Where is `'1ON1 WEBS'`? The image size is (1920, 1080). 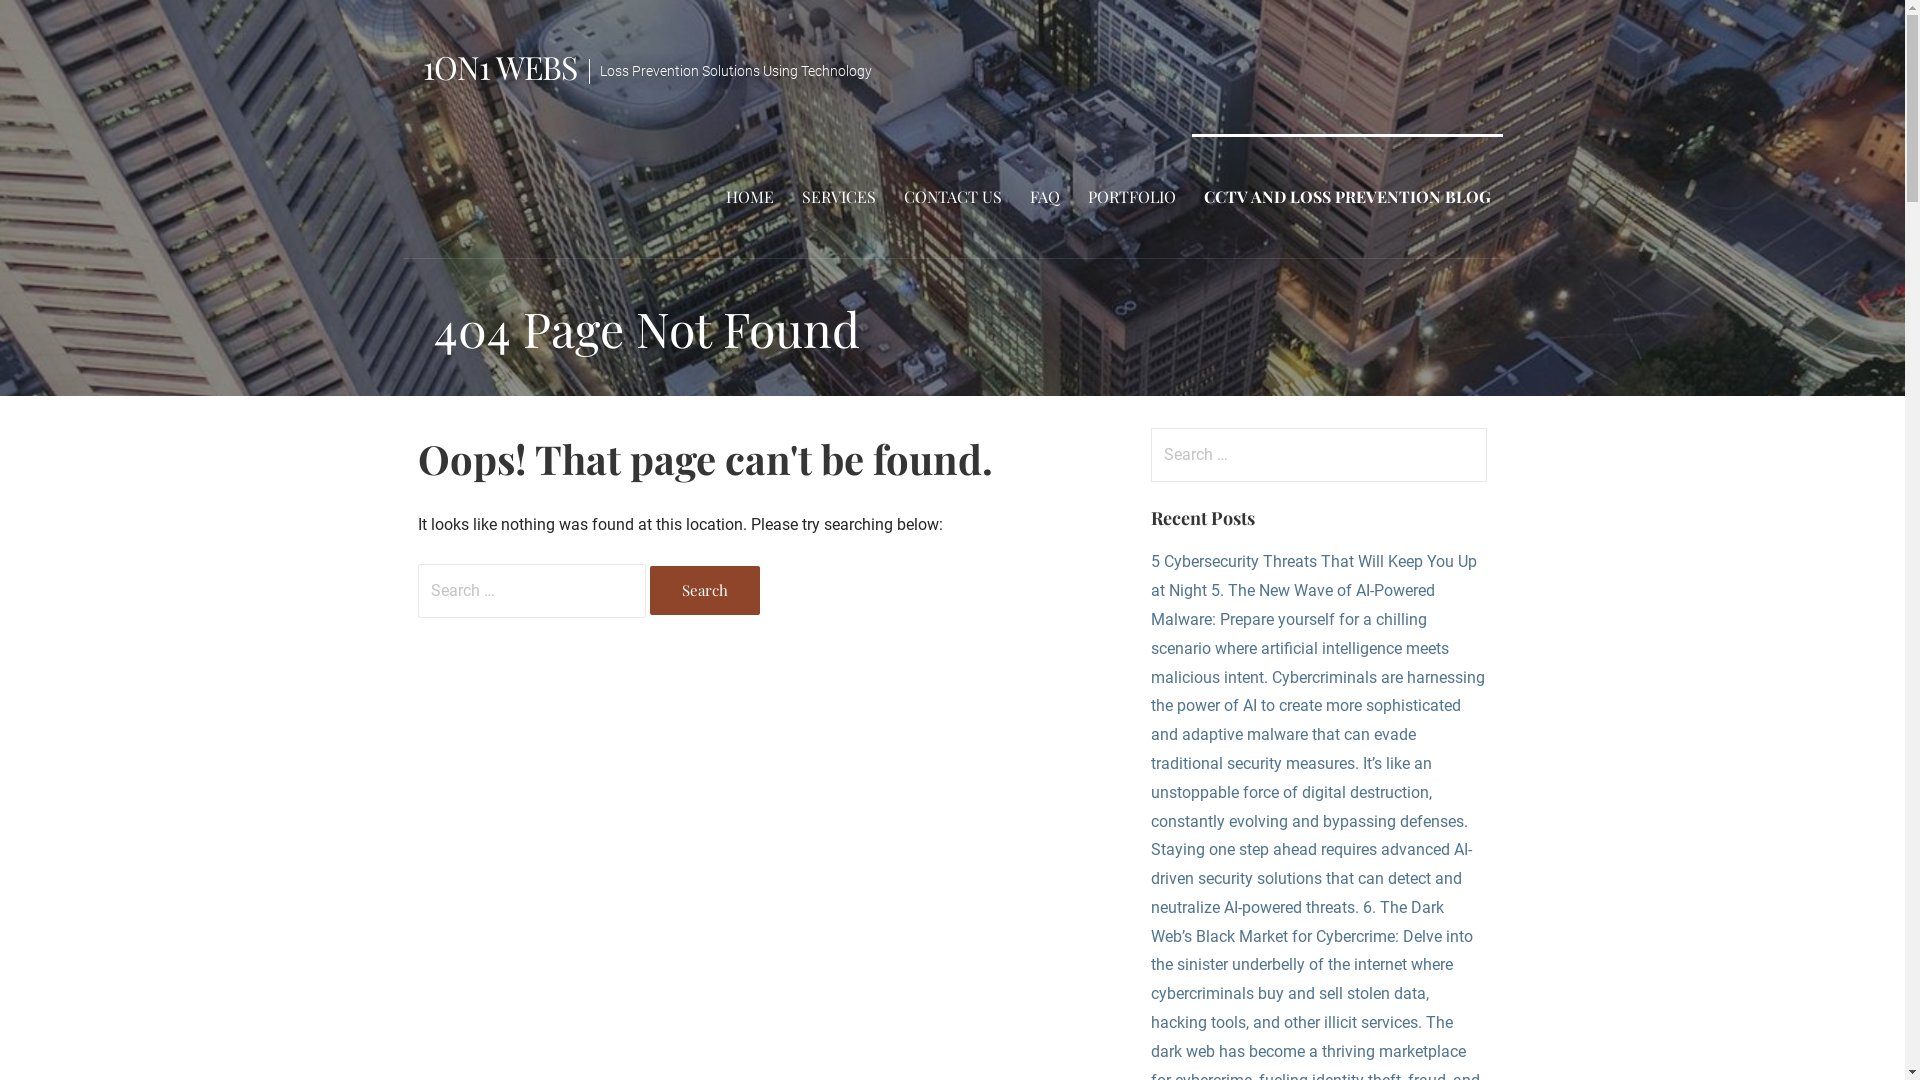 '1ON1 WEBS' is located at coordinates (421, 65).